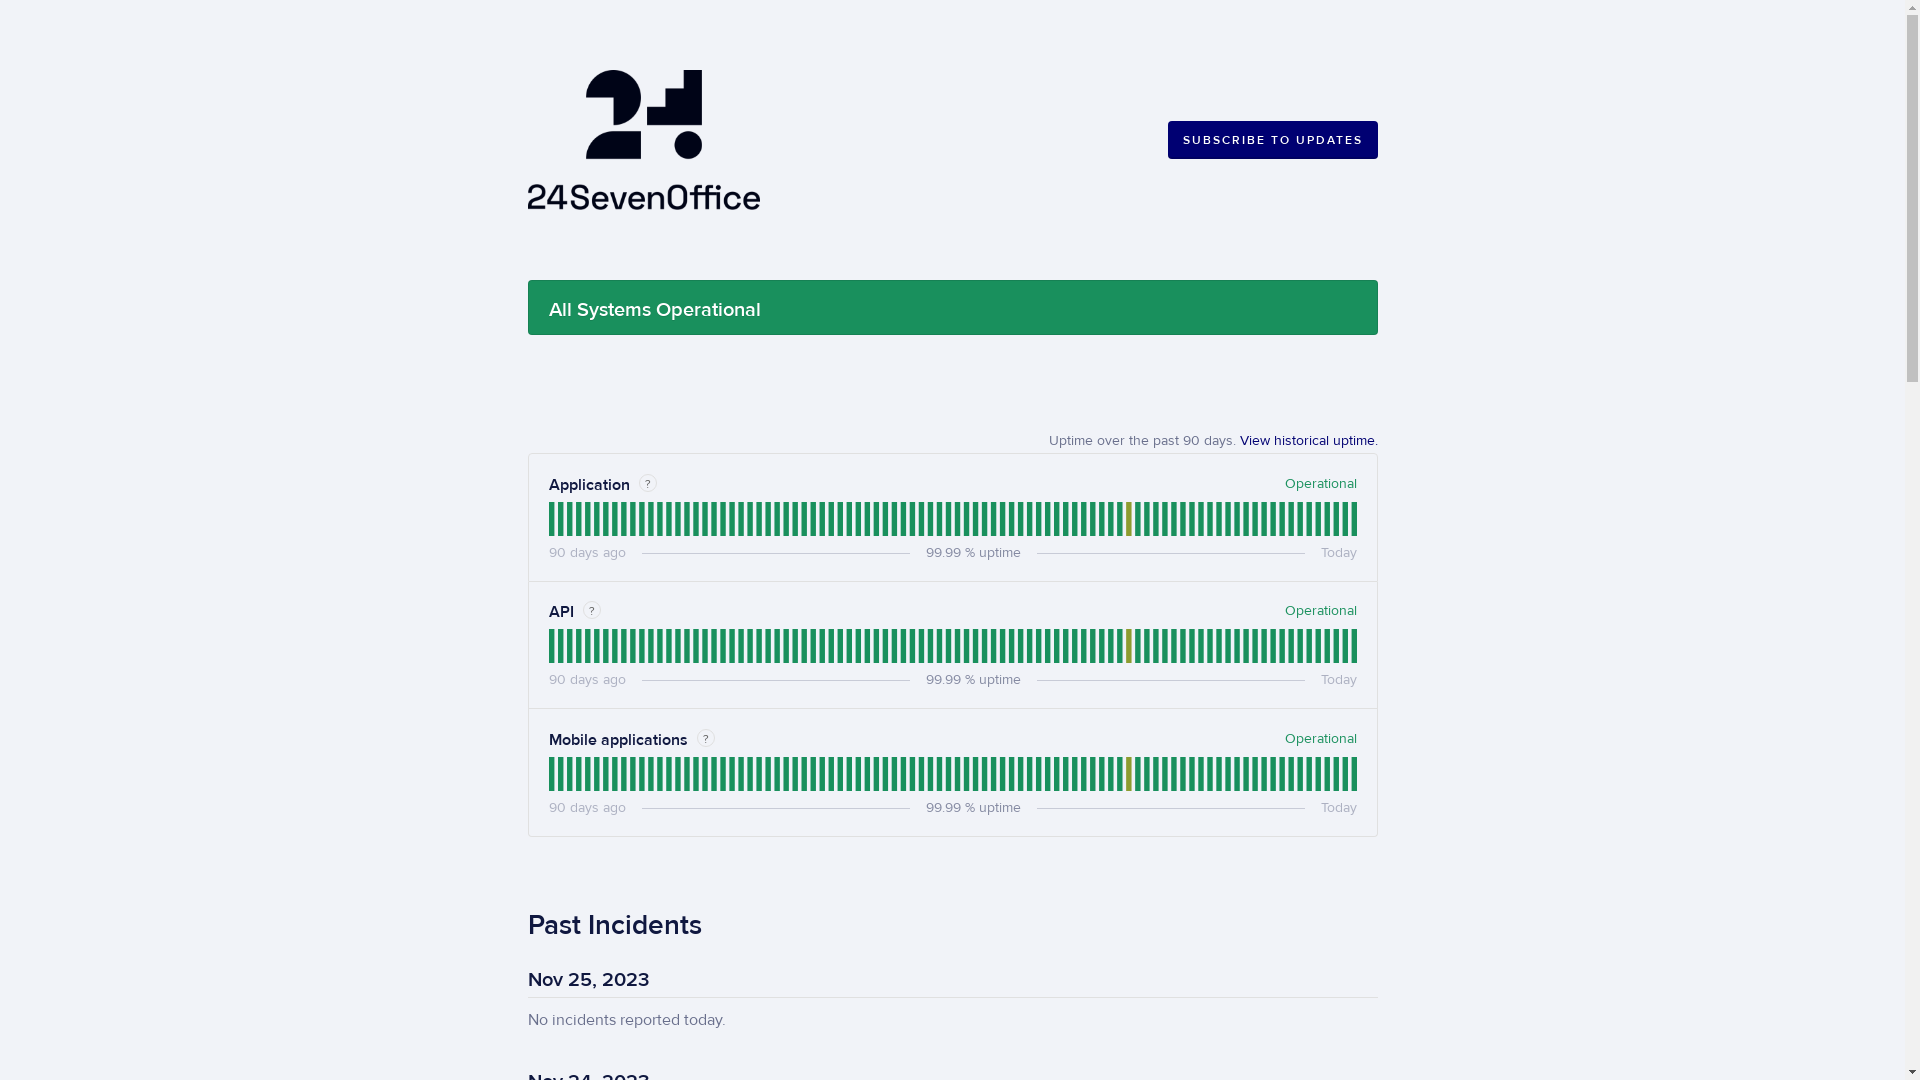 This screenshot has width=1920, height=1080. Describe the element at coordinates (1309, 439) in the screenshot. I see `'View historical uptime.'` at that location.